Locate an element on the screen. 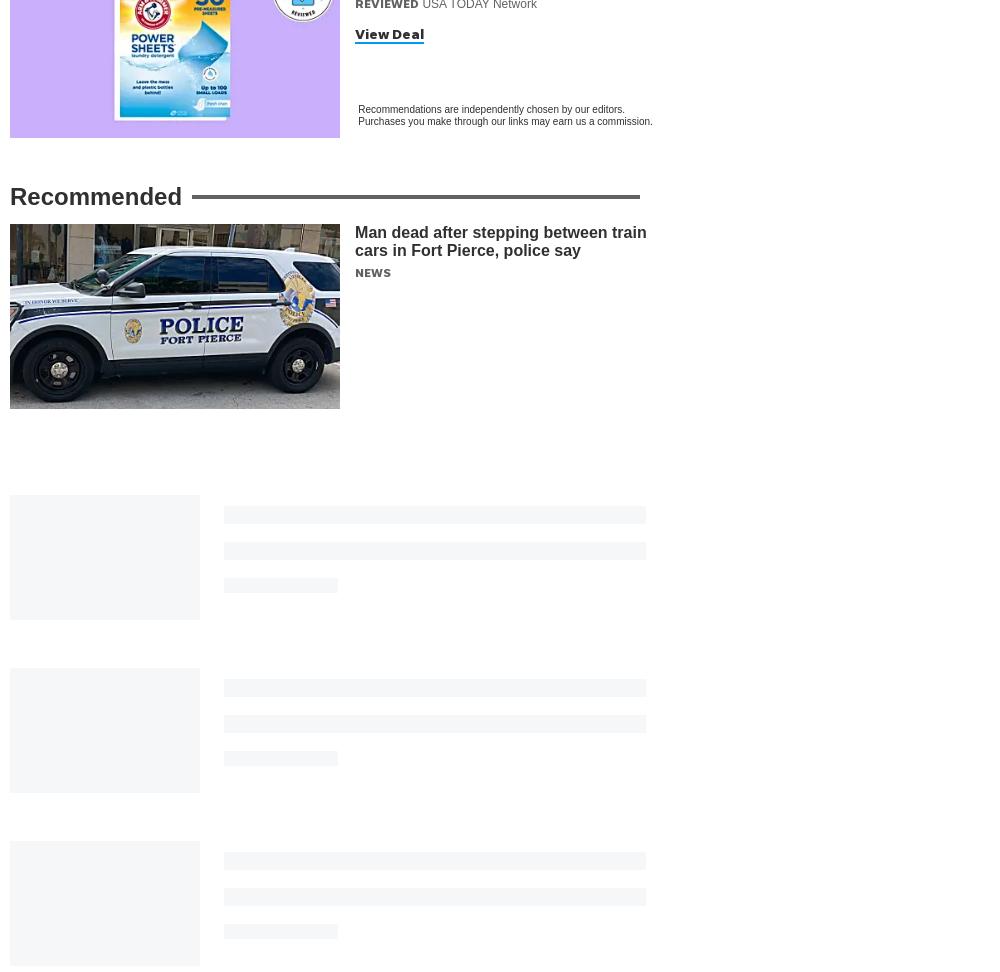 Image resolution: width=1000 pixels, height=972 pixels. 'Careers' is located at coordinates (31, 855).